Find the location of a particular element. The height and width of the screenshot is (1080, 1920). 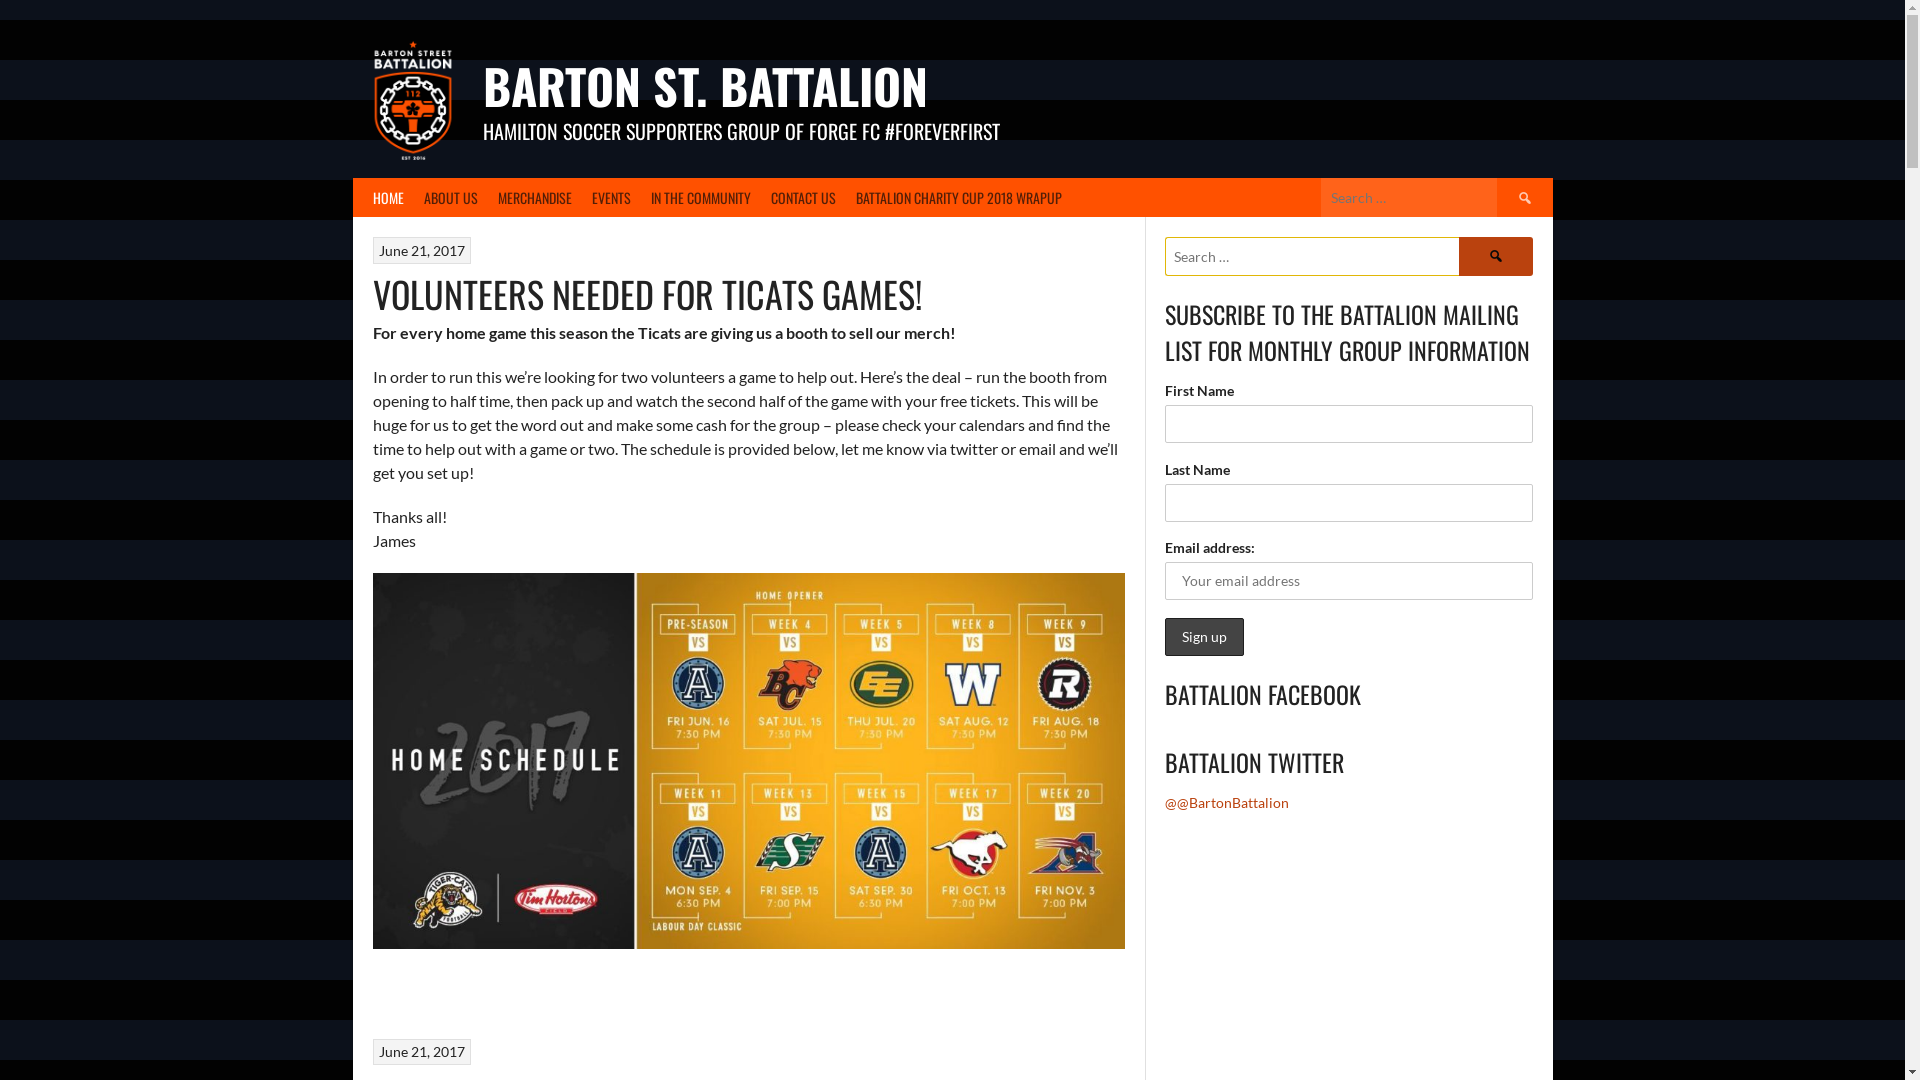

'June 21, 2017' is located at coordinates (421, 1050).